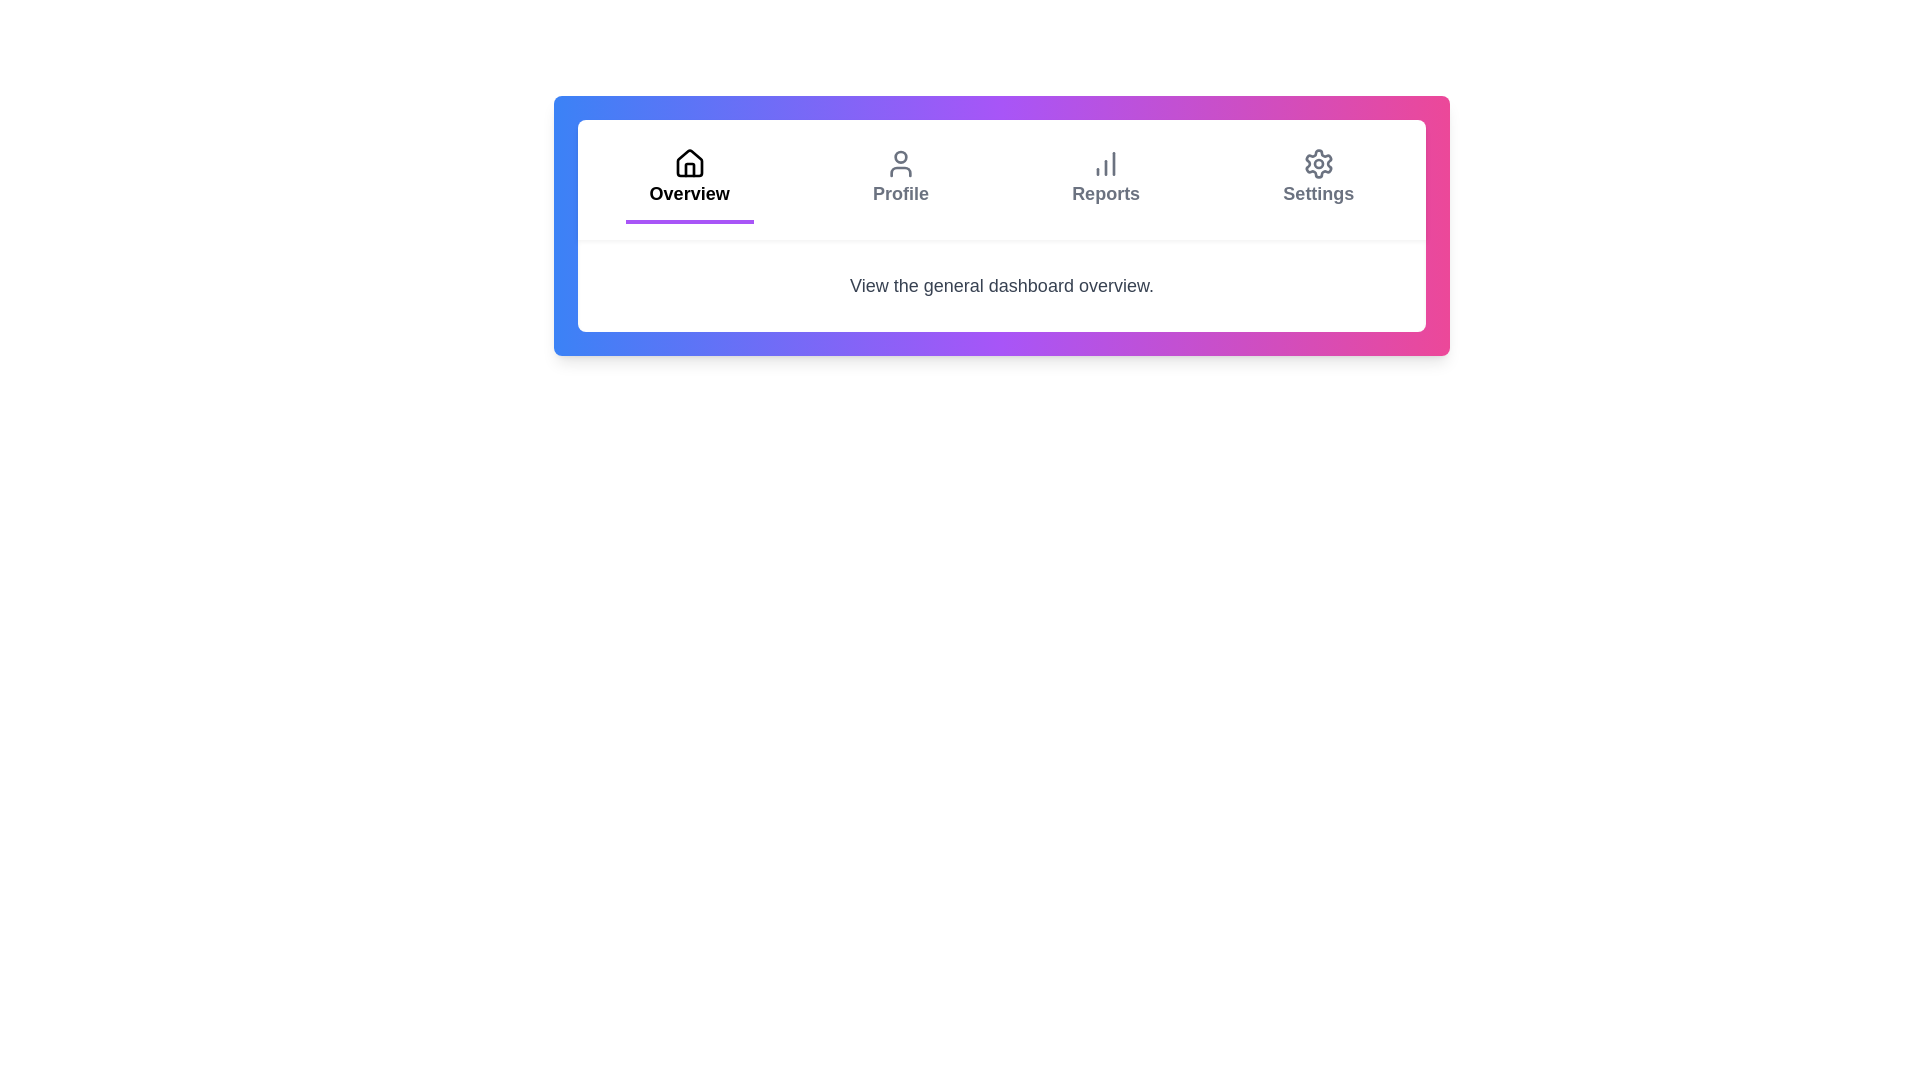 The height and width of the screenshot is (1080, 1920). I want to click on the 'Settings' text label located in the top-right portion of the navigation bar, which is styled in gray and is the last item in the menu, so click(1318, 193).